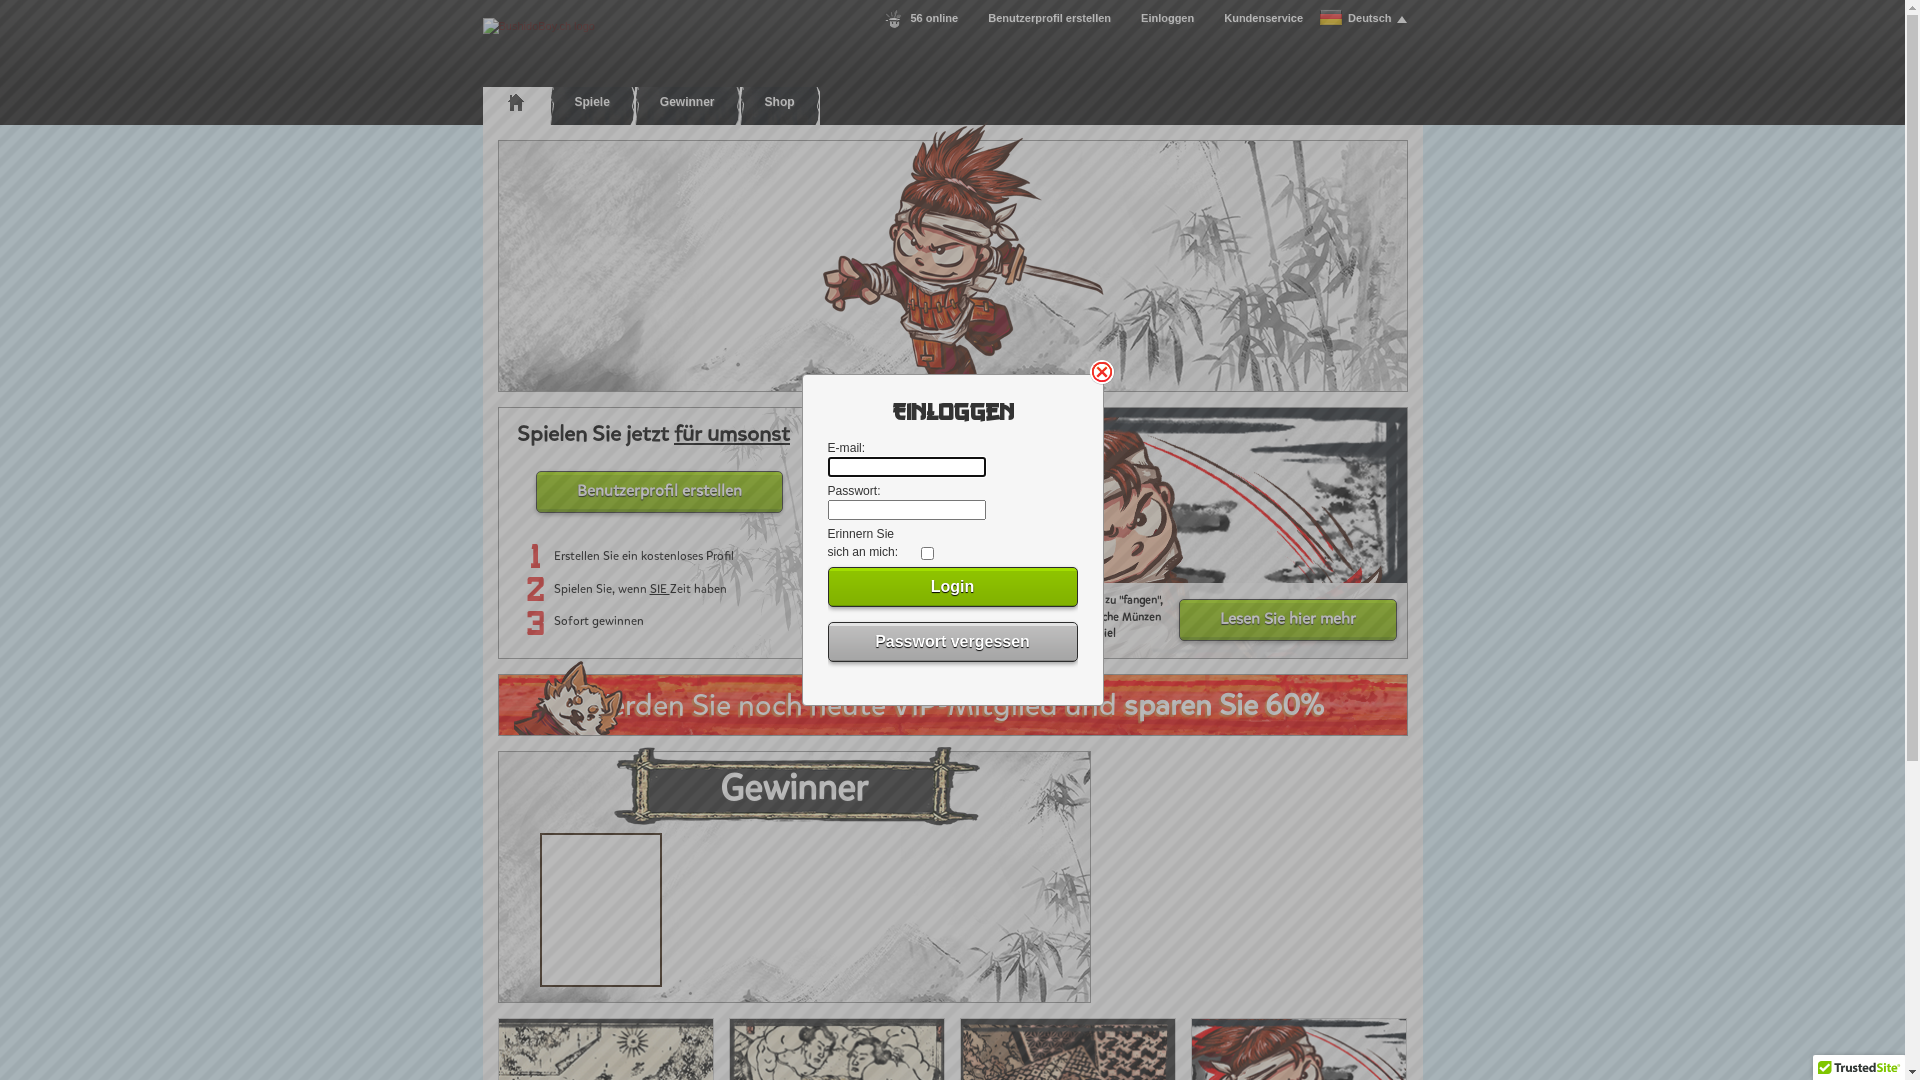 The height and width of the screenshot is (1080, 1920). Describe the element at coordinates (1048, 18) in the screenshot. I see `'Benutzerprofil erstellen'` at that location.